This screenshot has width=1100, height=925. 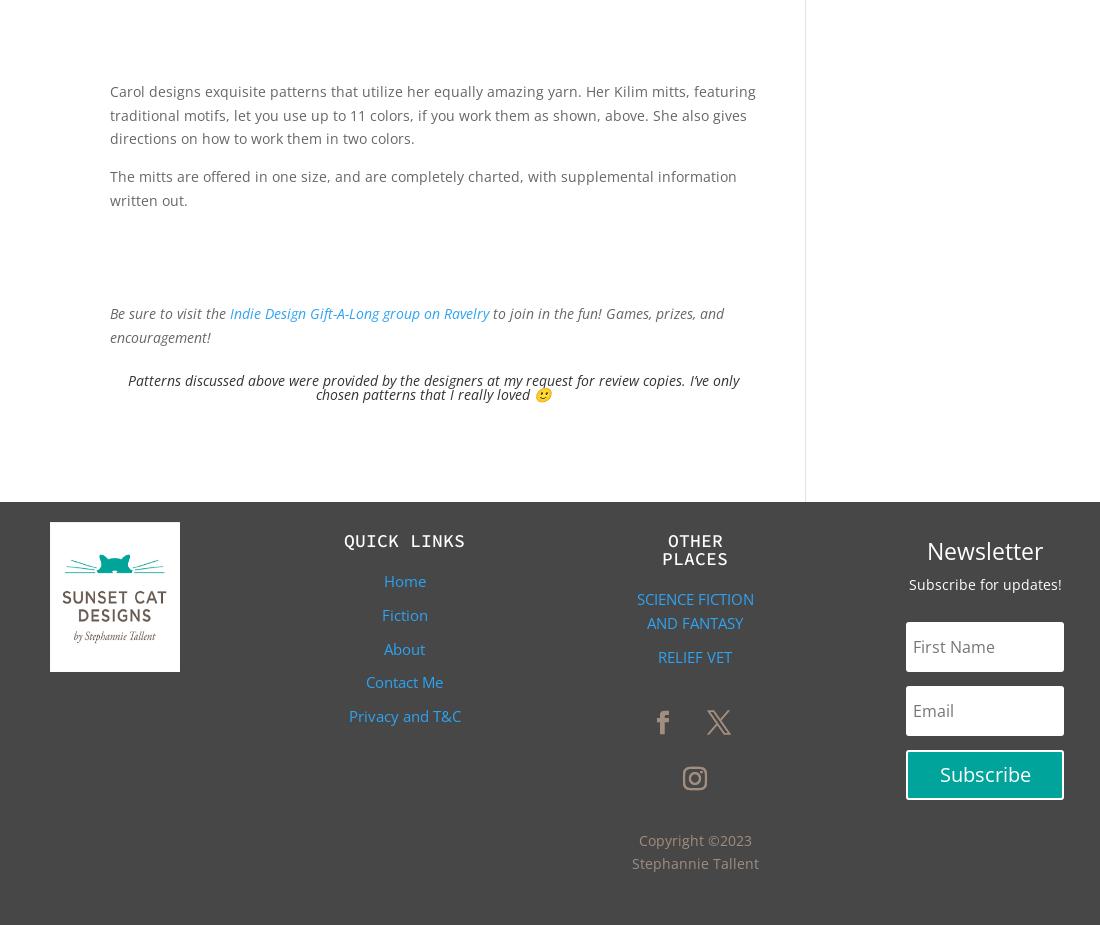 I want to click on 'Subscribe for updates!', so click(x=983, y=584).